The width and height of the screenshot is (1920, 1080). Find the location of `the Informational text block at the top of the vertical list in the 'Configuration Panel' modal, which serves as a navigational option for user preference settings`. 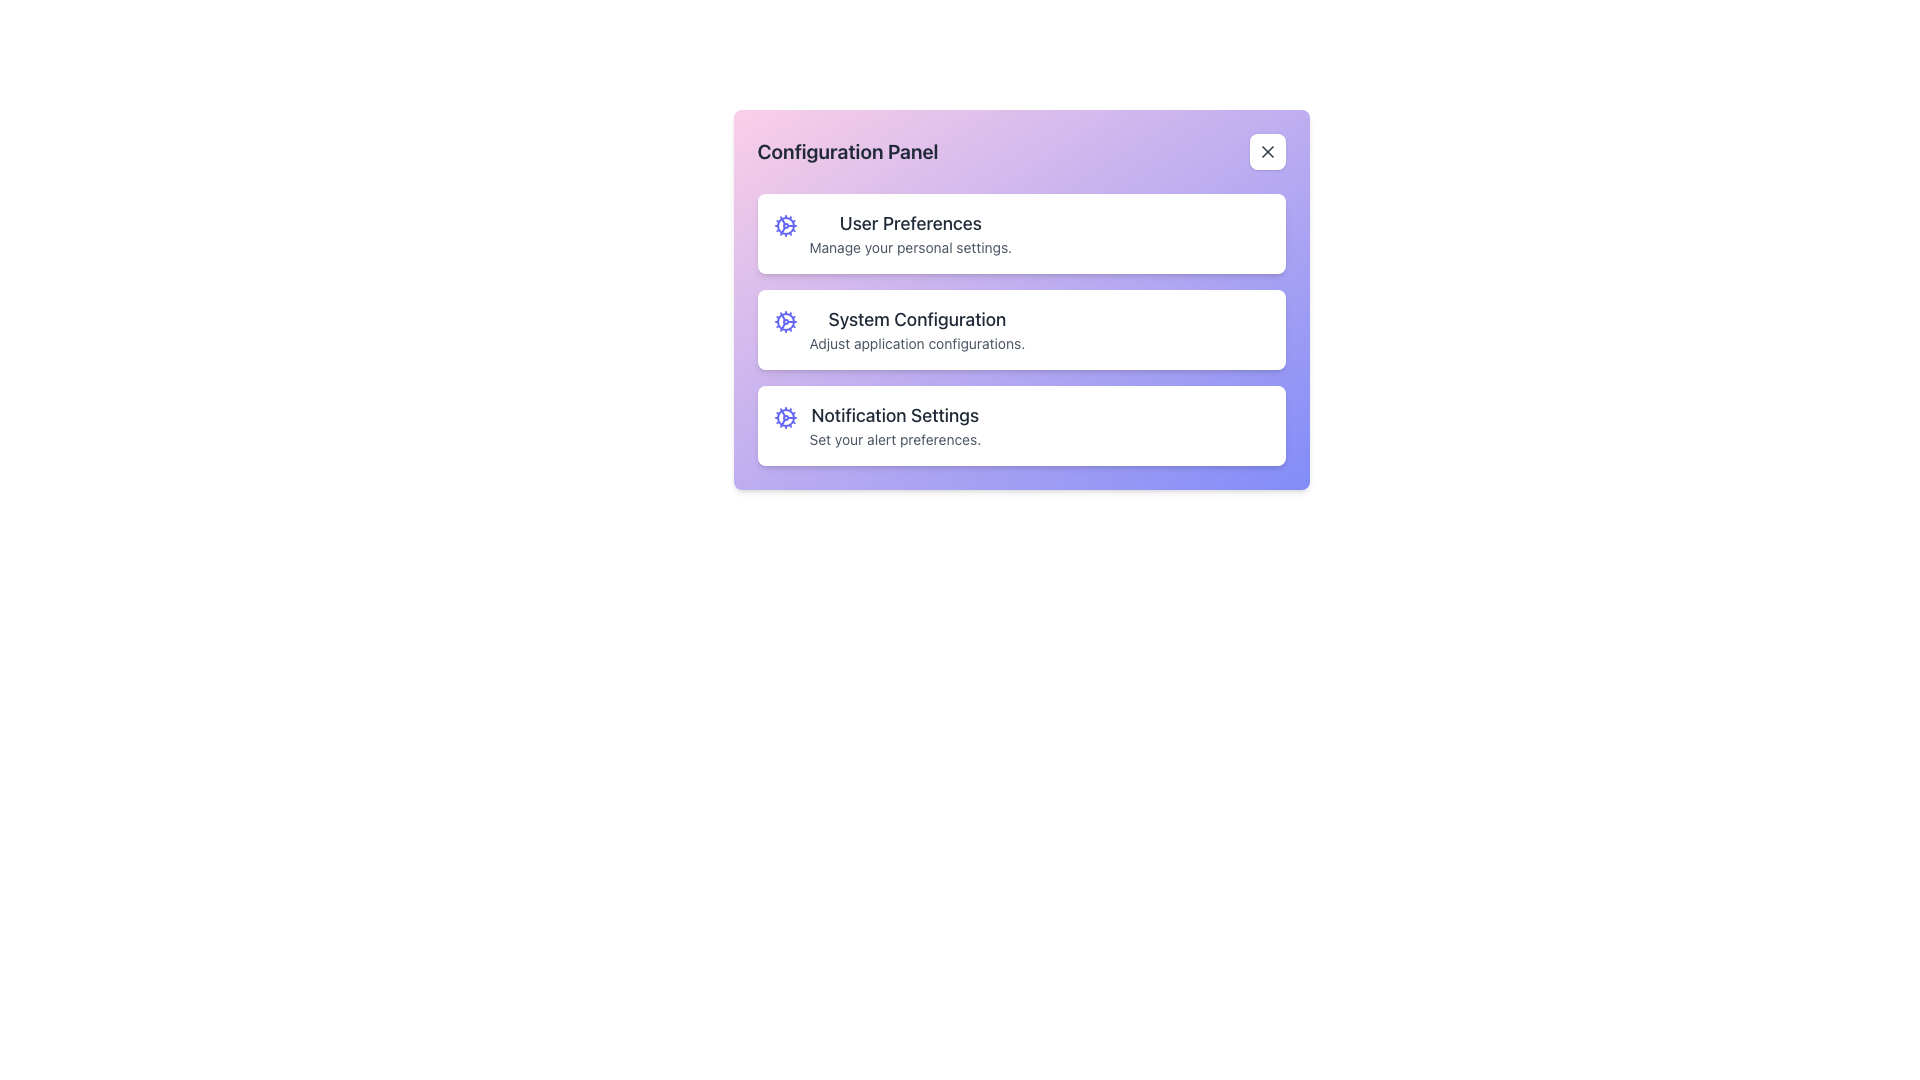

the Informational text block at the top of the vertical list in the 'Configuration Panel' modal, which serves as a navigational option for user preference settings is located at coordinates (909, 233).